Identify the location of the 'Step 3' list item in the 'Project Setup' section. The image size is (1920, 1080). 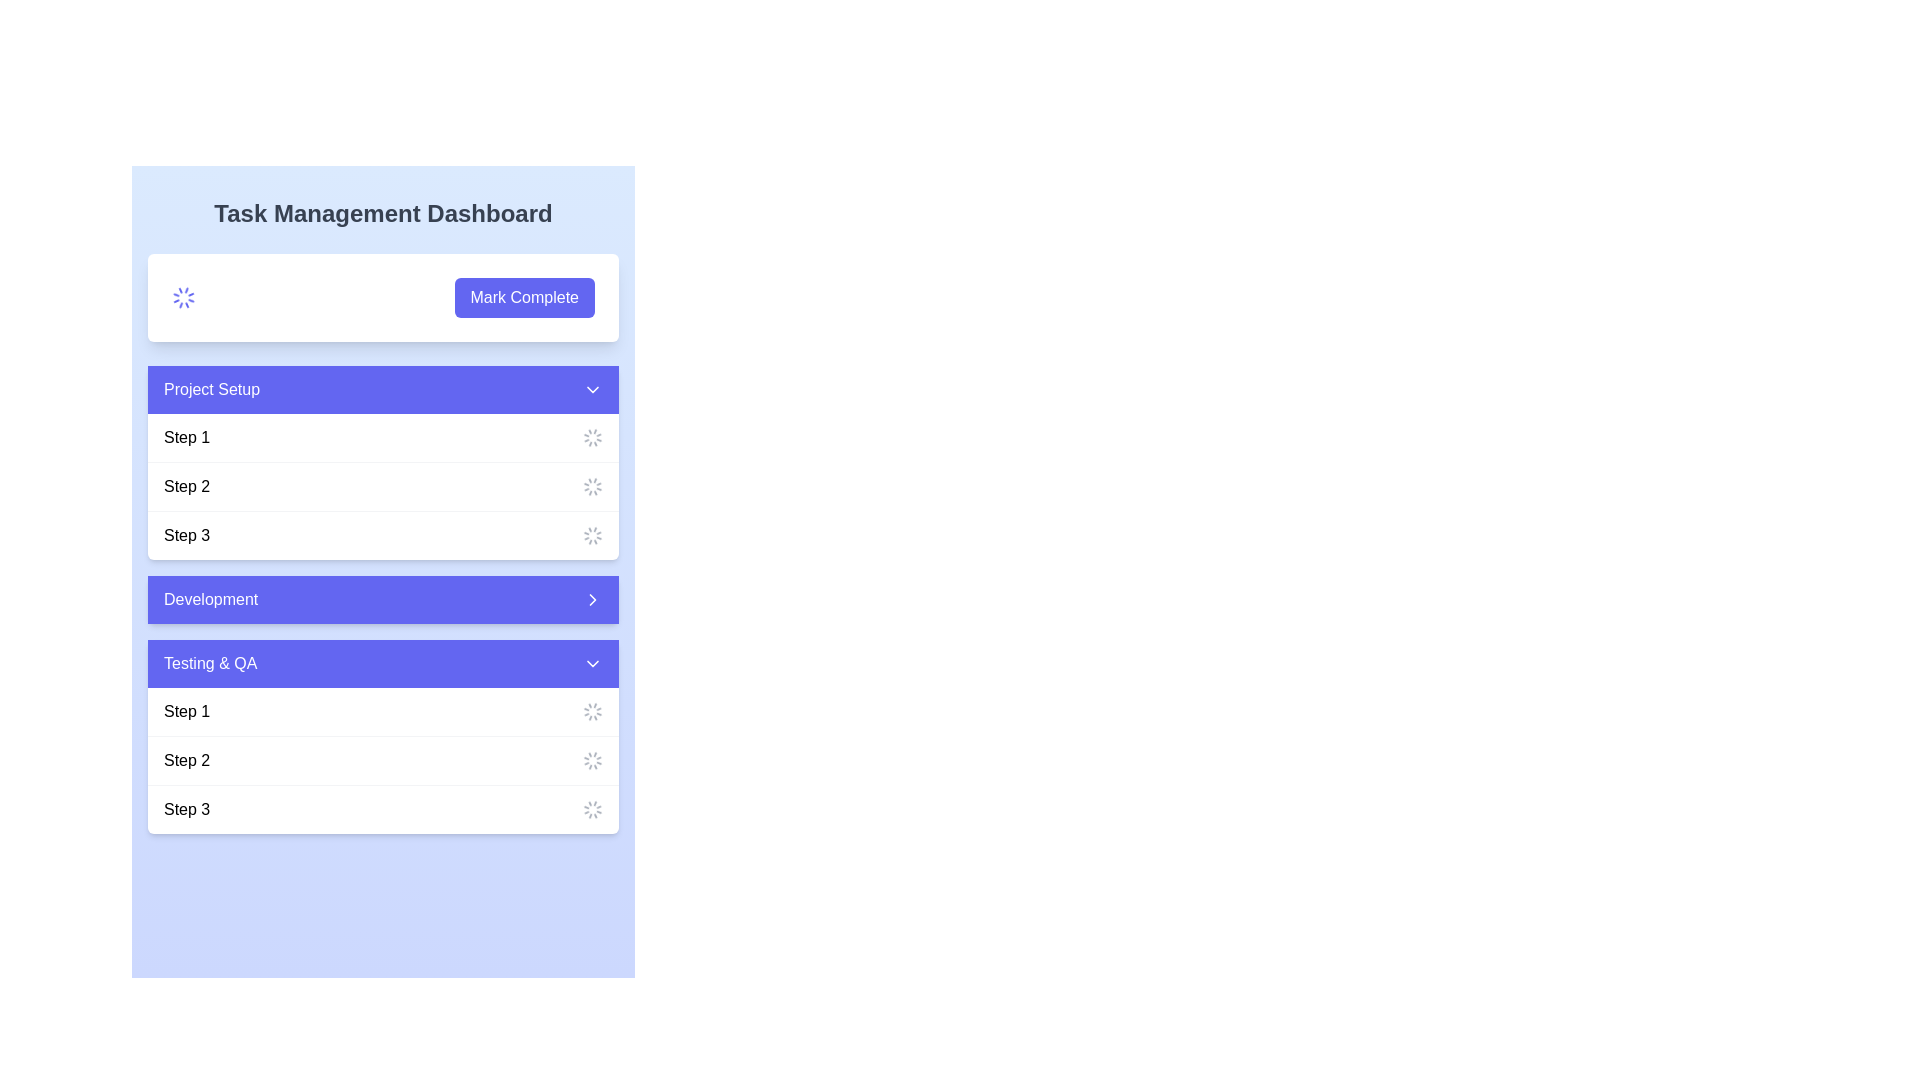
(383, 534).